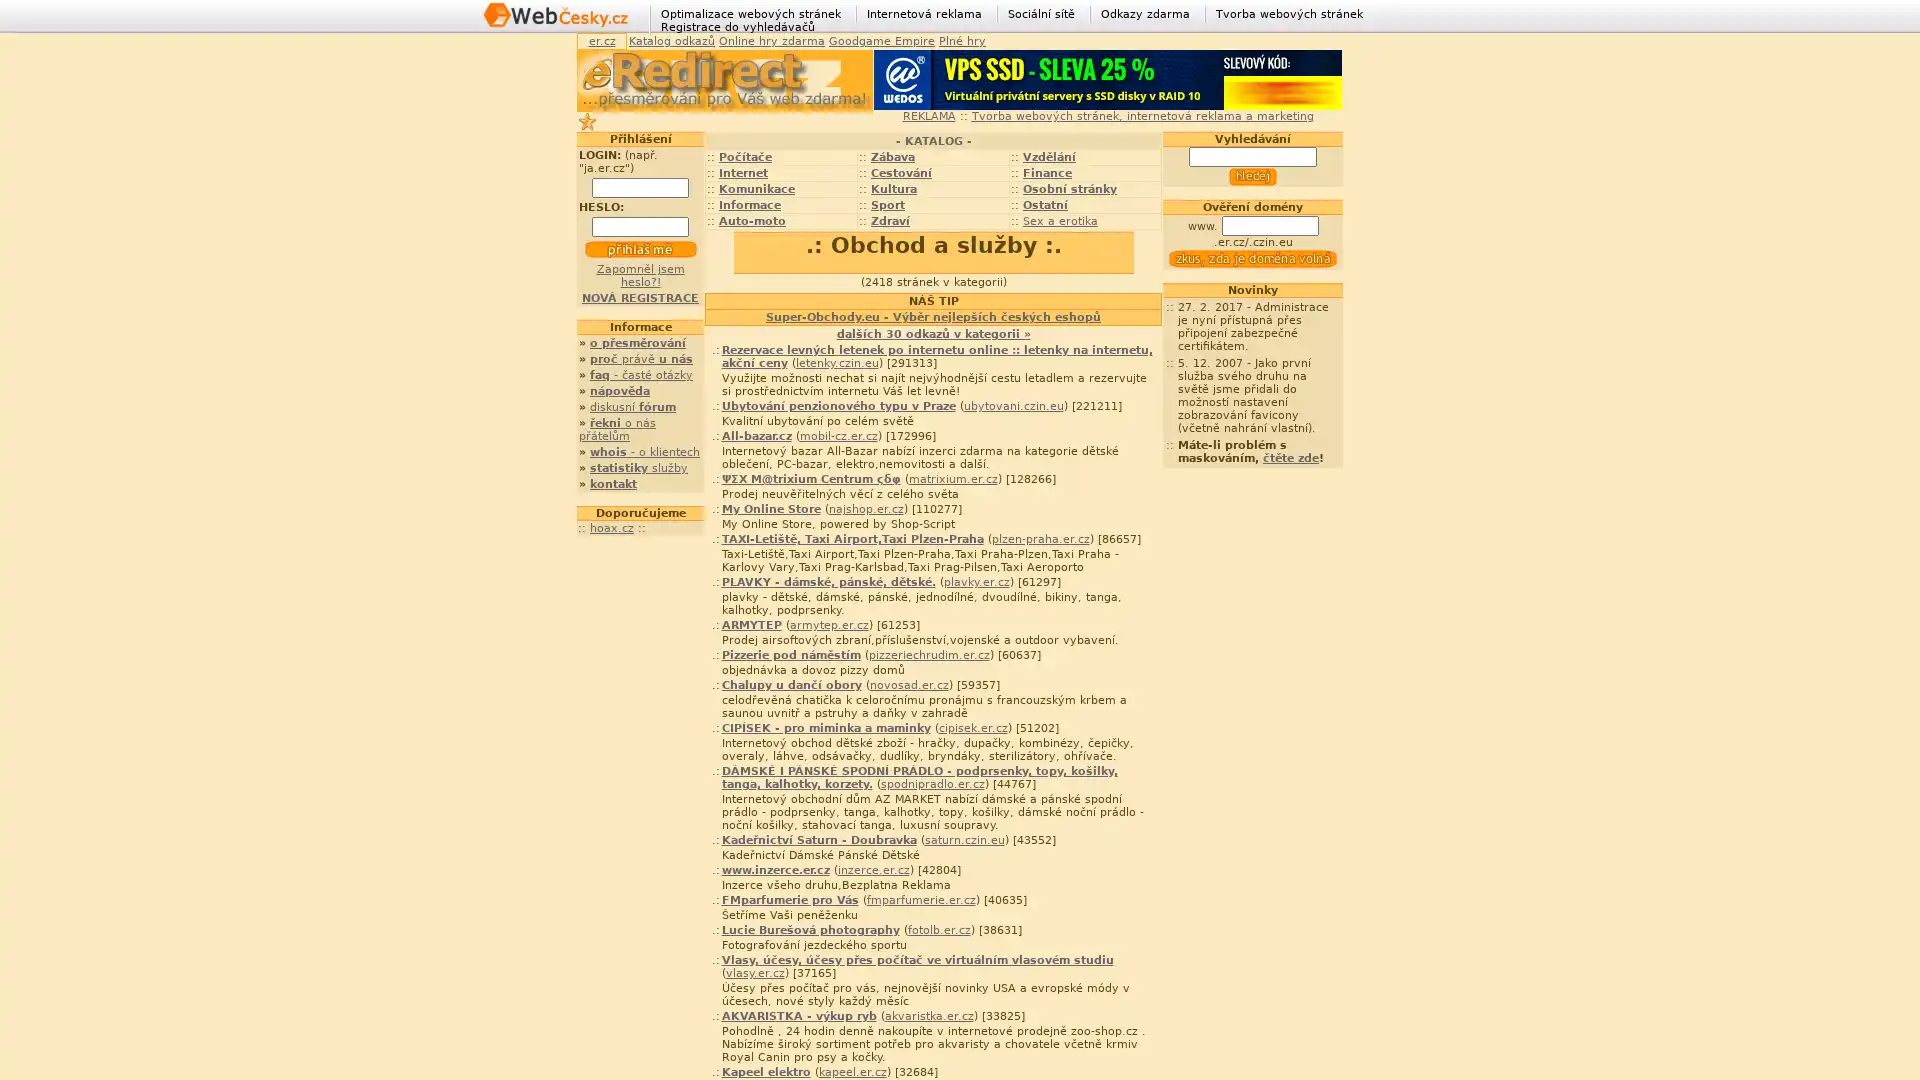 The image size is (1920, 1080). What do you see at coordinates (1251, 176) in the screenshot?
I see `HLEDEJ` at bounding box center [1251, 176].